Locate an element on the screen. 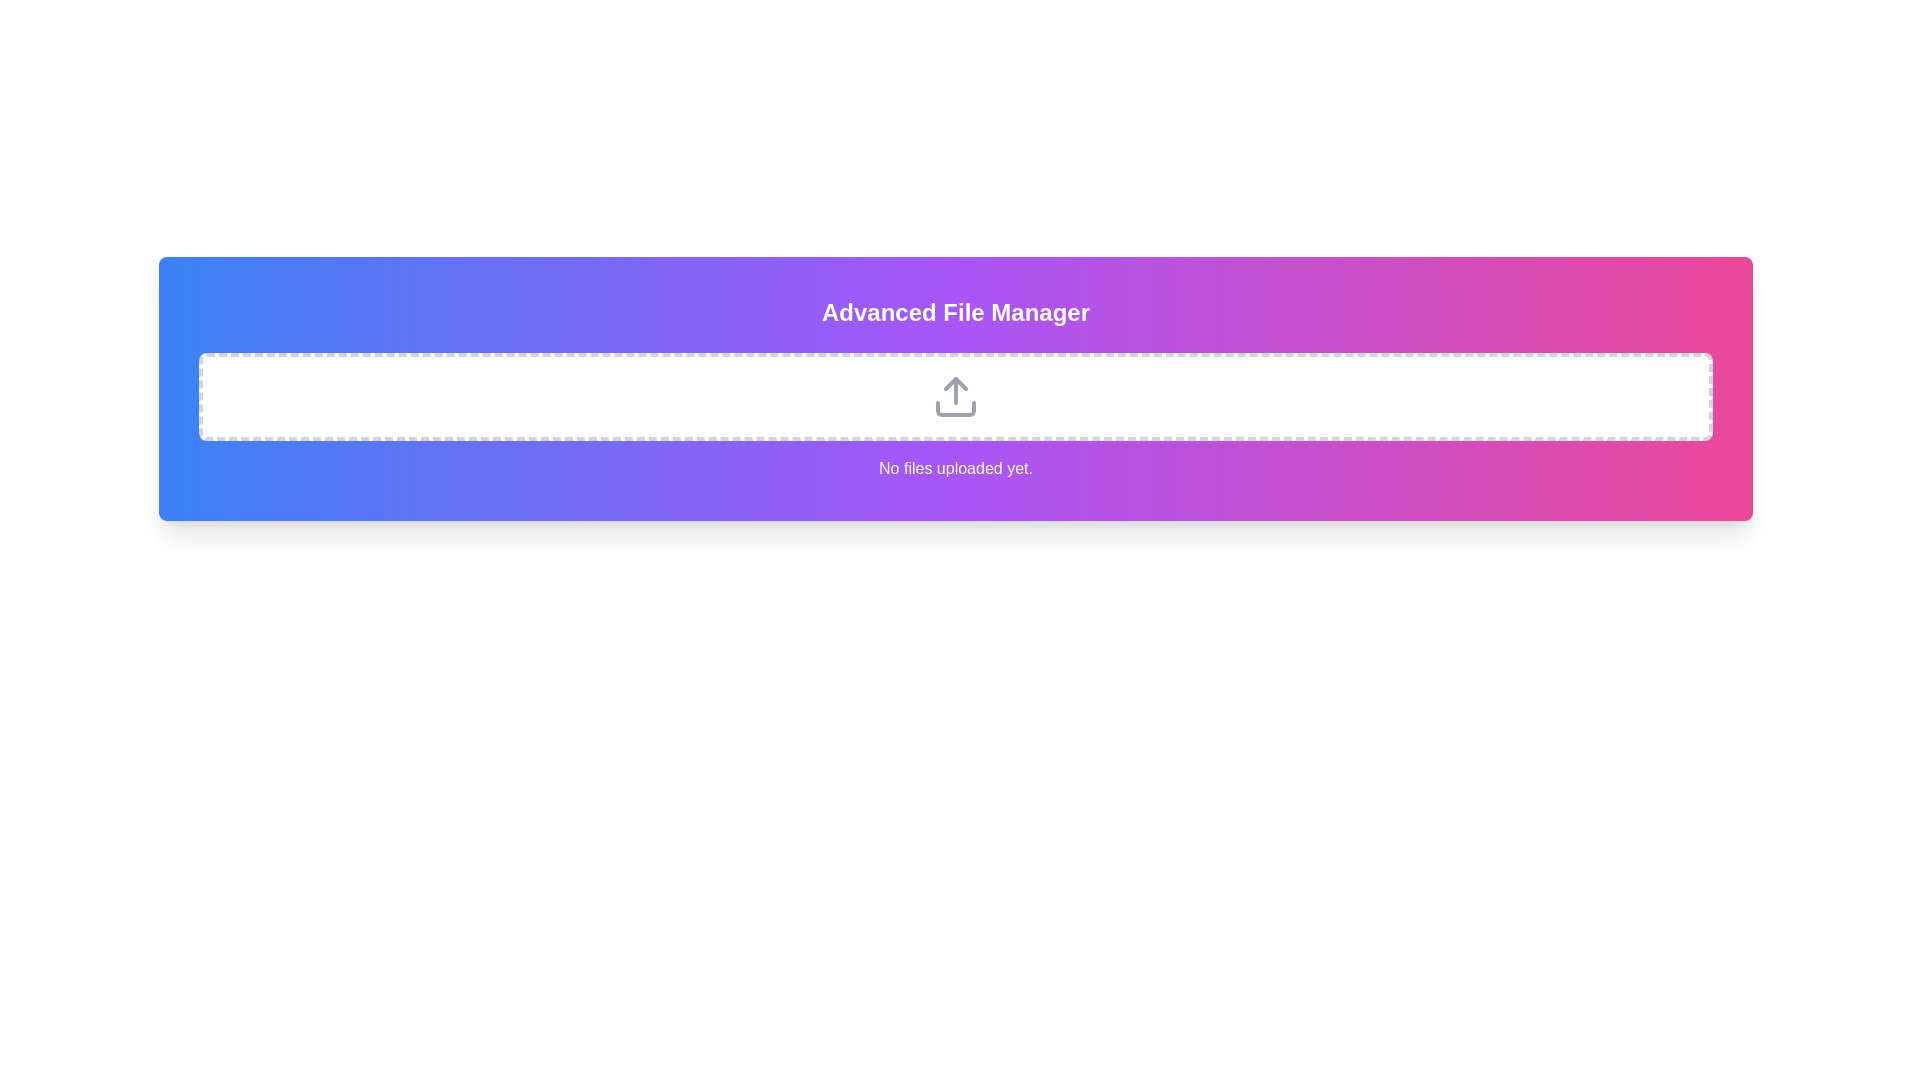 This screenshot has width=1920, height=1080. the base rectangle of the upload icon, which serves as the foundation for the arrow above it is located at coordinates (954, 407).